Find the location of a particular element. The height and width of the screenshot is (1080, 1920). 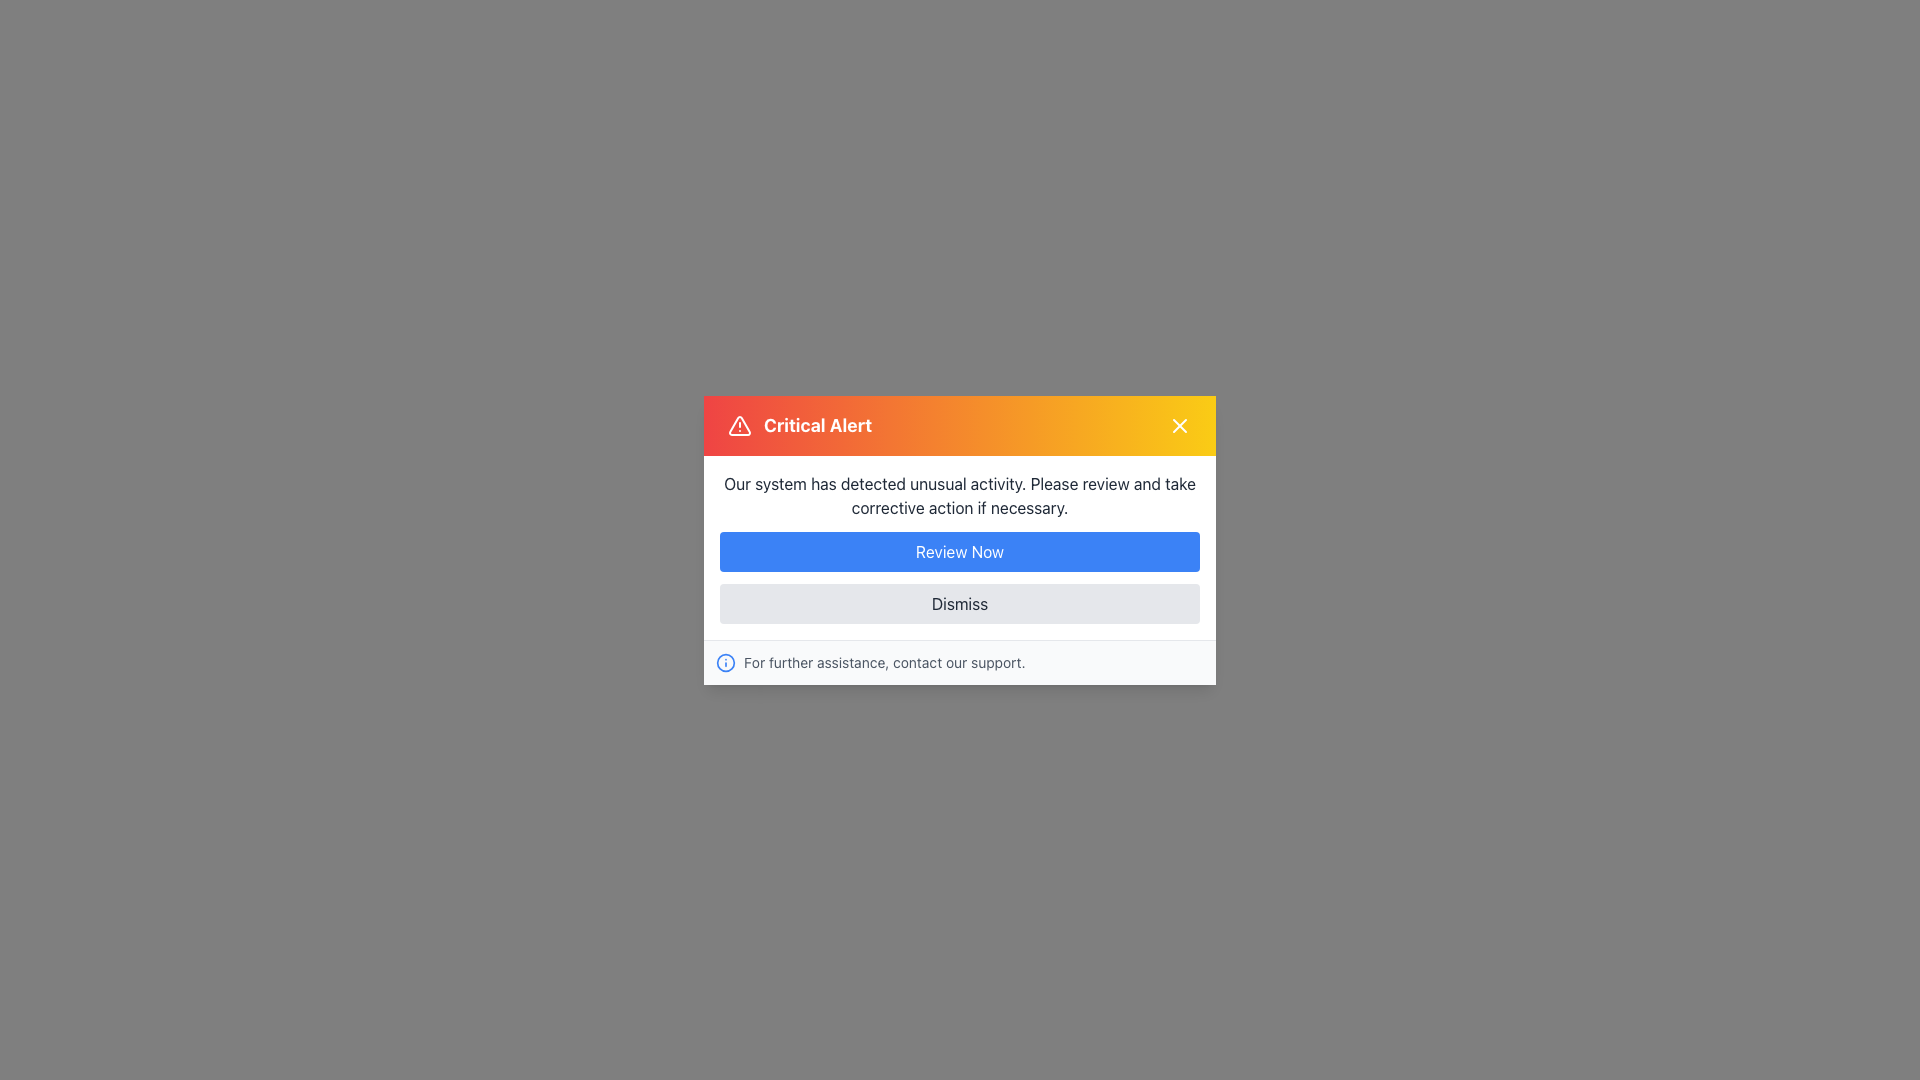

the text label that reads 'For further assistance, contact our support.', which is styled in gray and located beside a blue circular information icon in the bottom section of a rectangular popup dialog is located at coordinates (883, 662).